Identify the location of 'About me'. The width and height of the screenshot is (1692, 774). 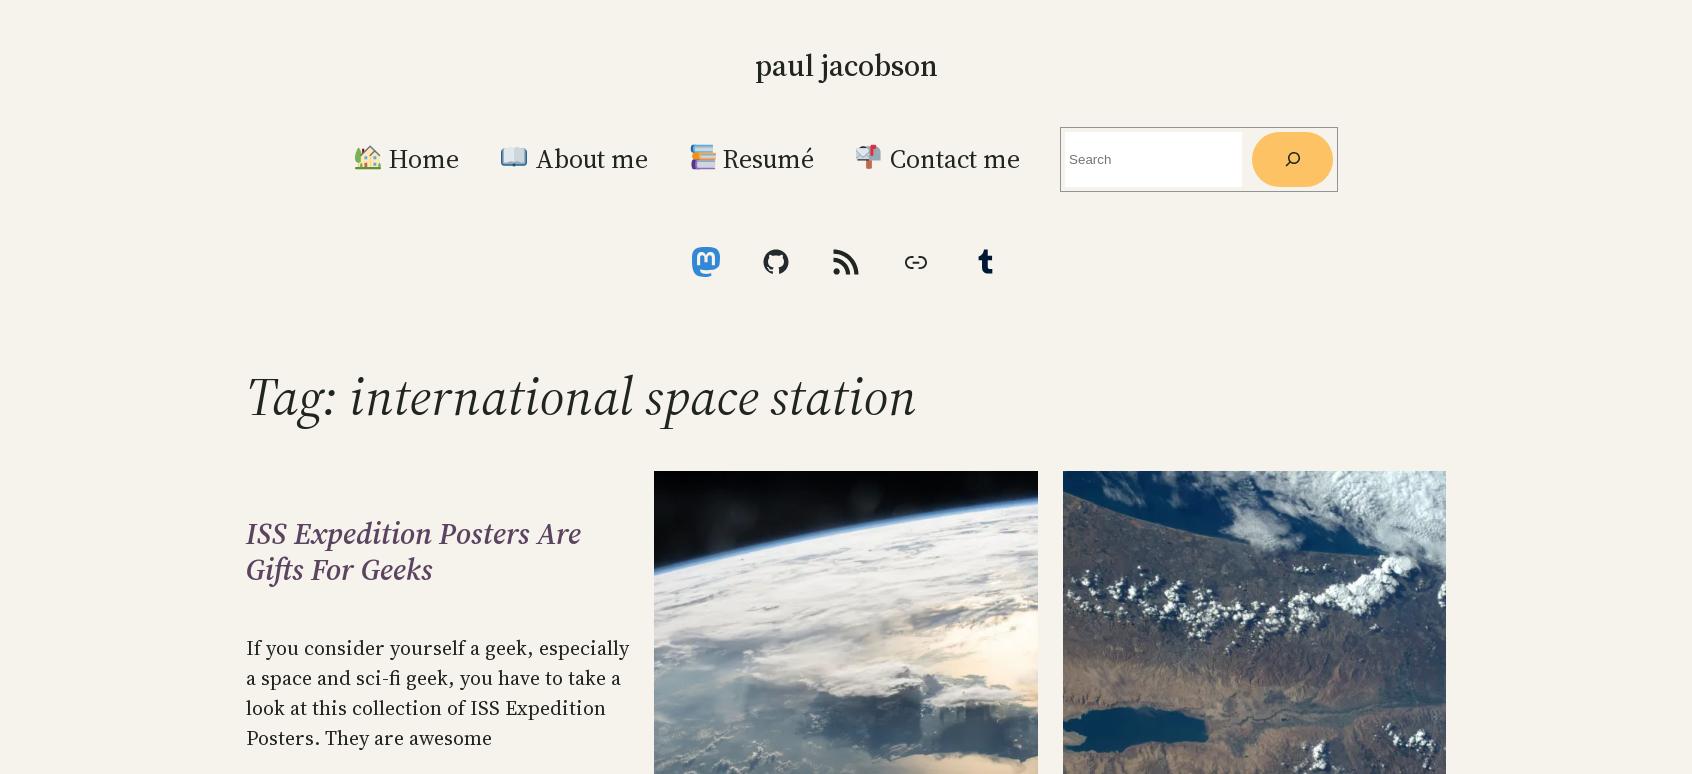
(586, 157).